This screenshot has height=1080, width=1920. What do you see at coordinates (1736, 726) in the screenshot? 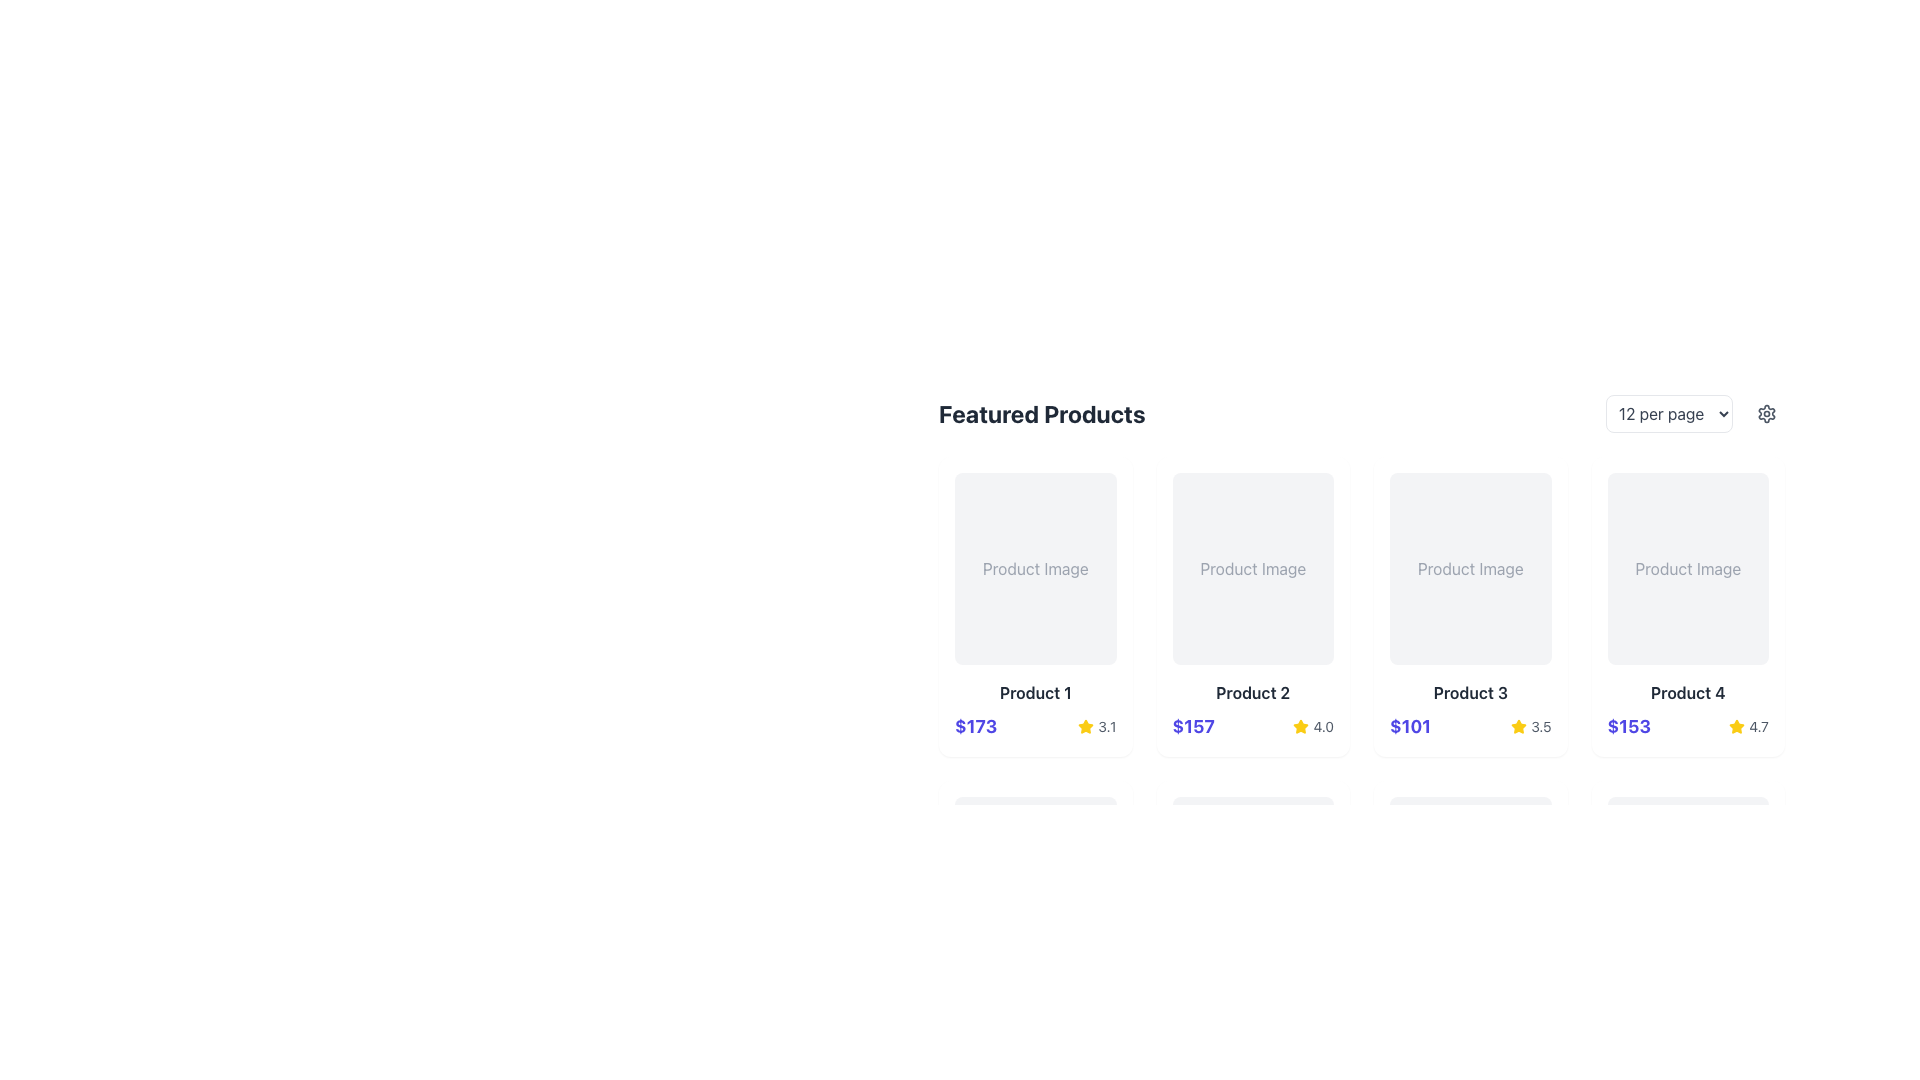
I see `the star icon representing the rating for 'Product 4', located below the heading and to the left of the numerical rating` at bounding box center [1736, 726].